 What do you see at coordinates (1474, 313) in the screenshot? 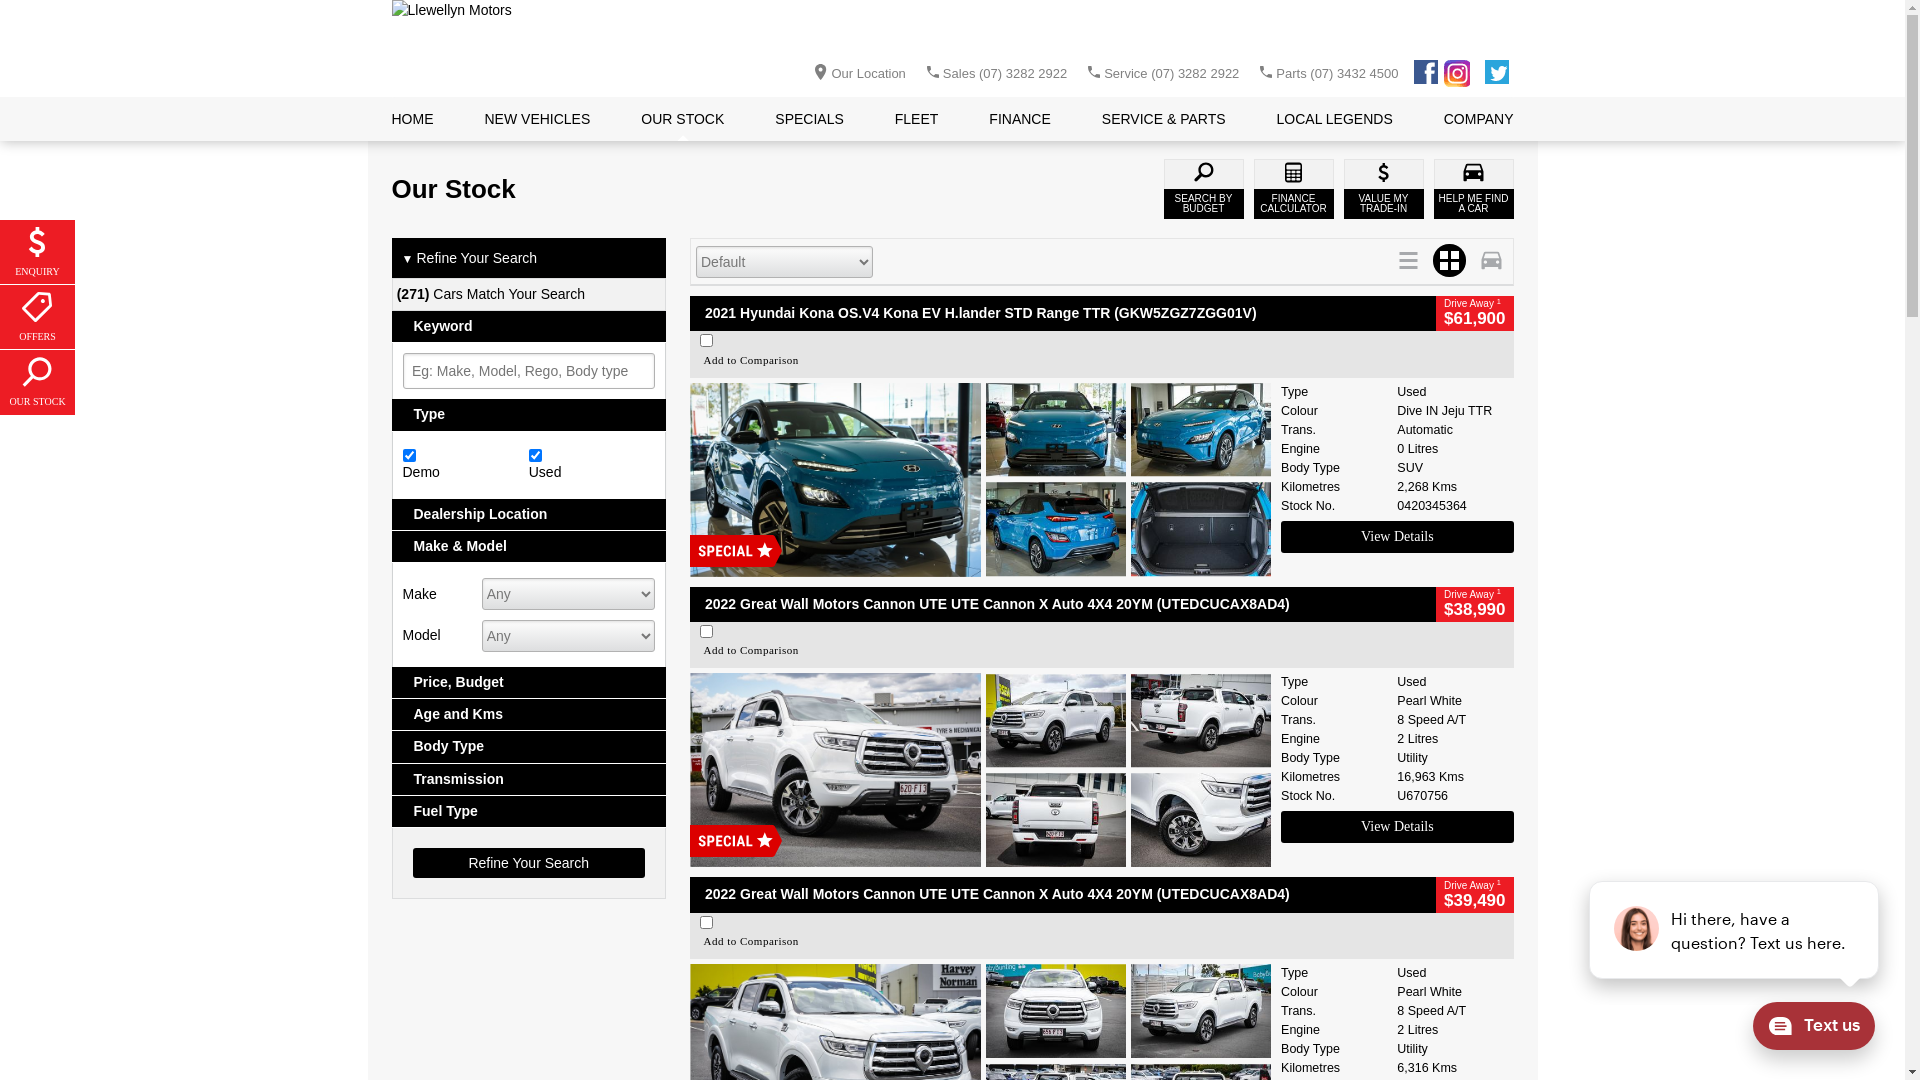
I see `'Drive Away 1` at bounding box center [1474, 313].